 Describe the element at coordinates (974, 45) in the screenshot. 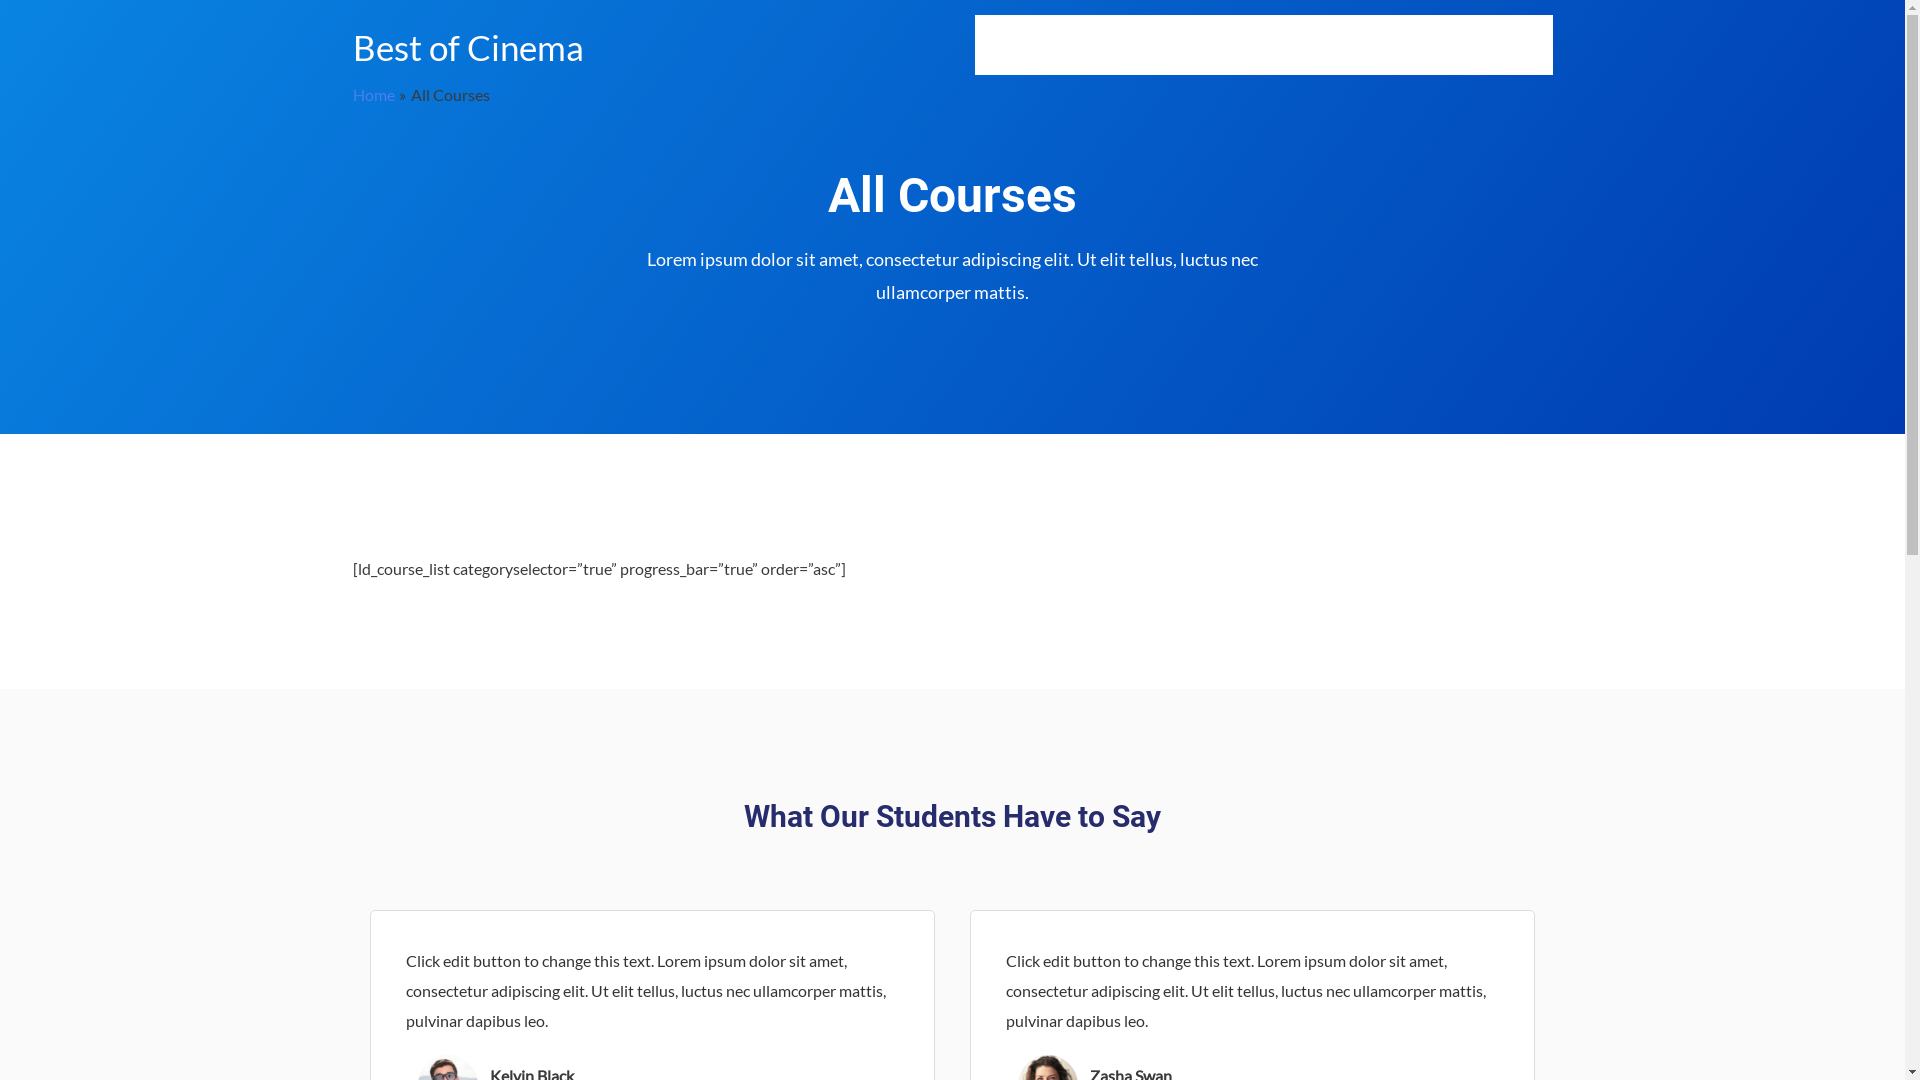

I see `'Home'` at that location.